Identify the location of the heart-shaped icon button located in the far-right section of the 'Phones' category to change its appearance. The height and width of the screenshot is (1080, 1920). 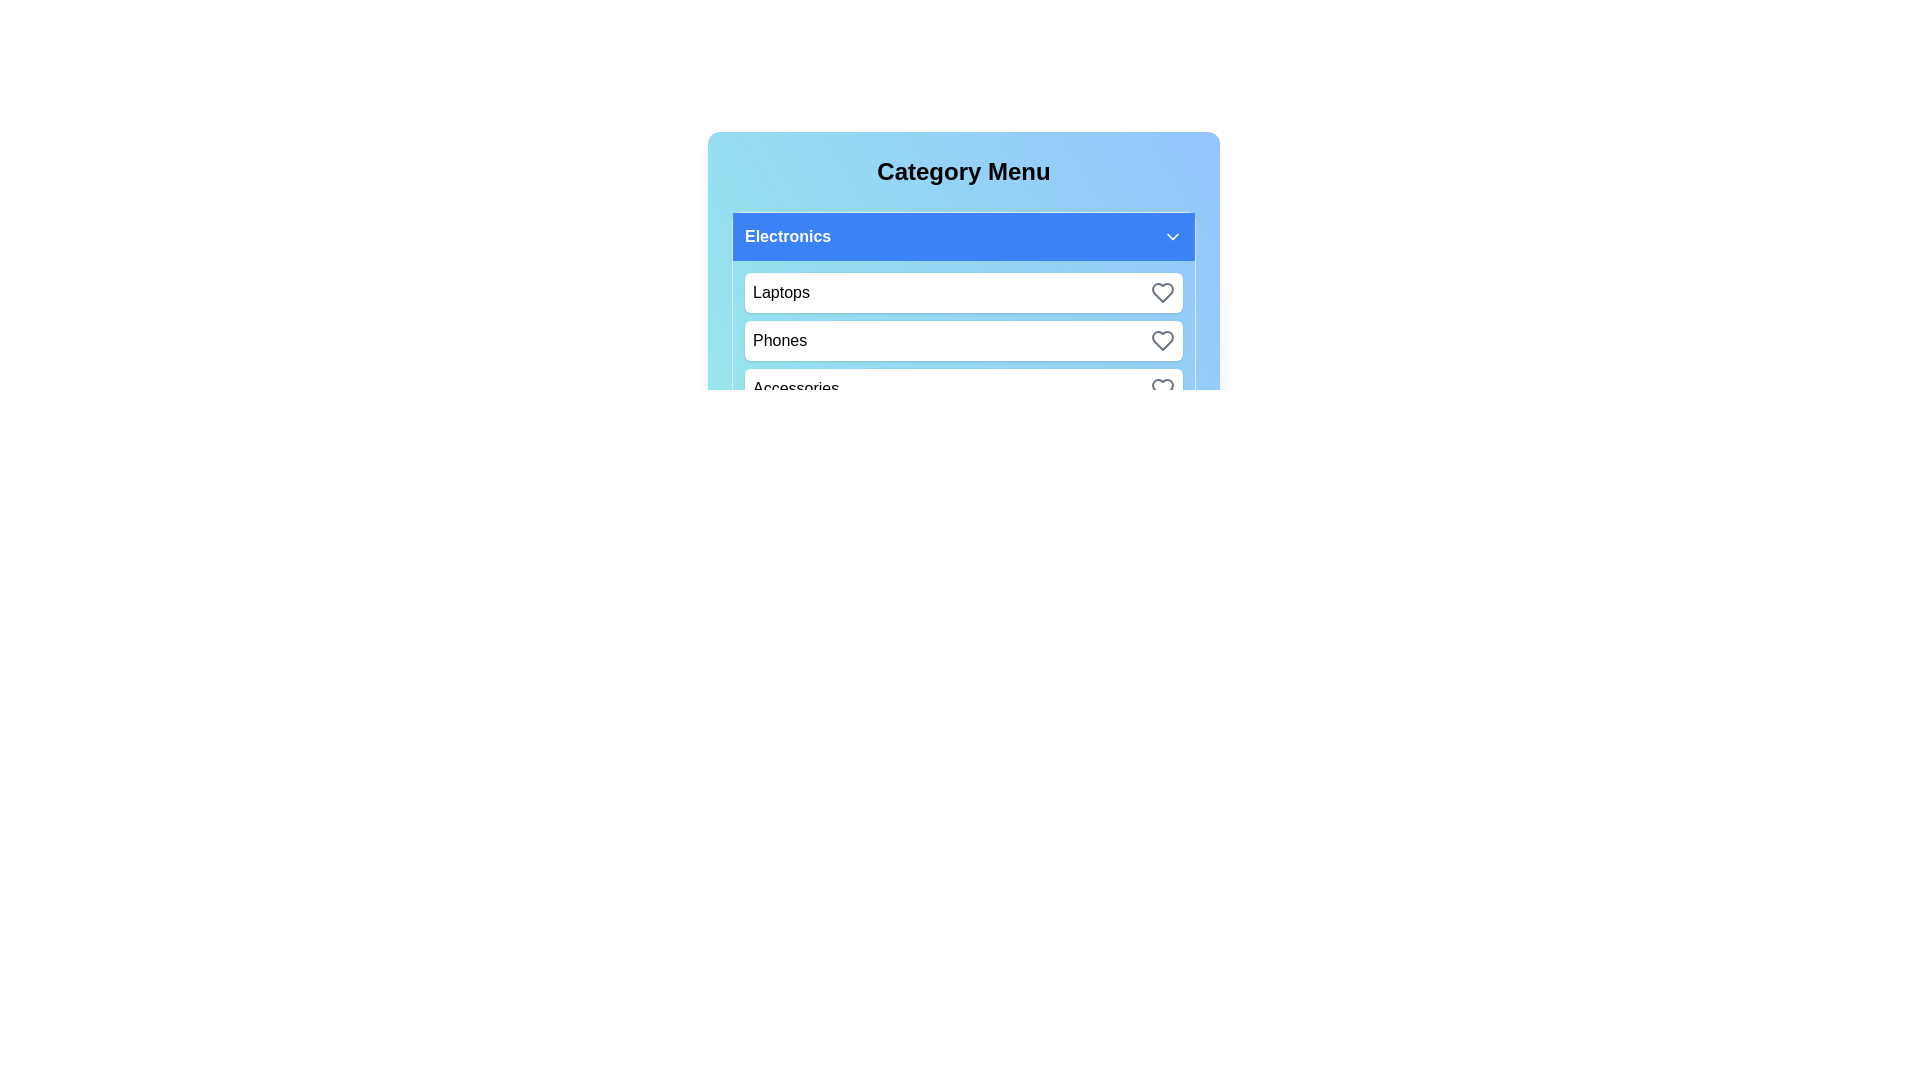
(1162, 339).